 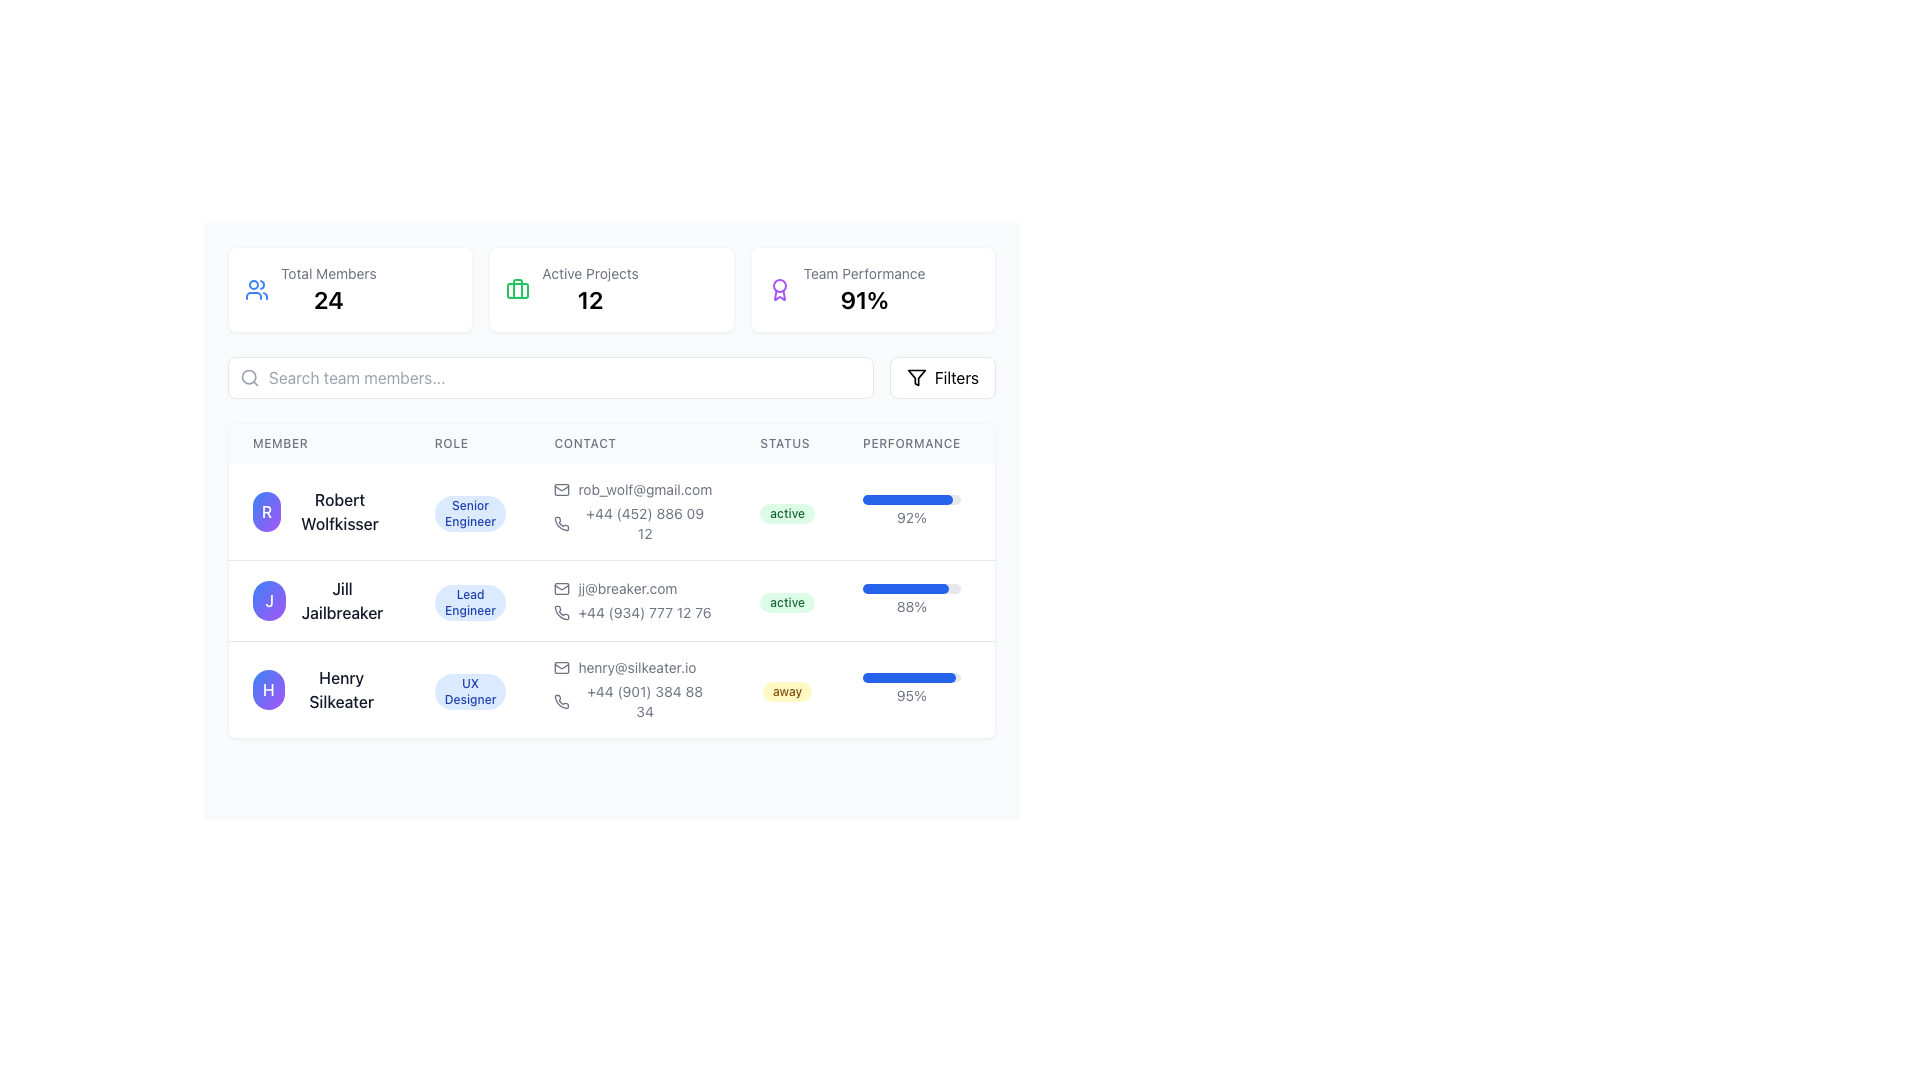 I want to click on the text label displaying the name 'Henry Silkeater', so click(x=341, y=689).